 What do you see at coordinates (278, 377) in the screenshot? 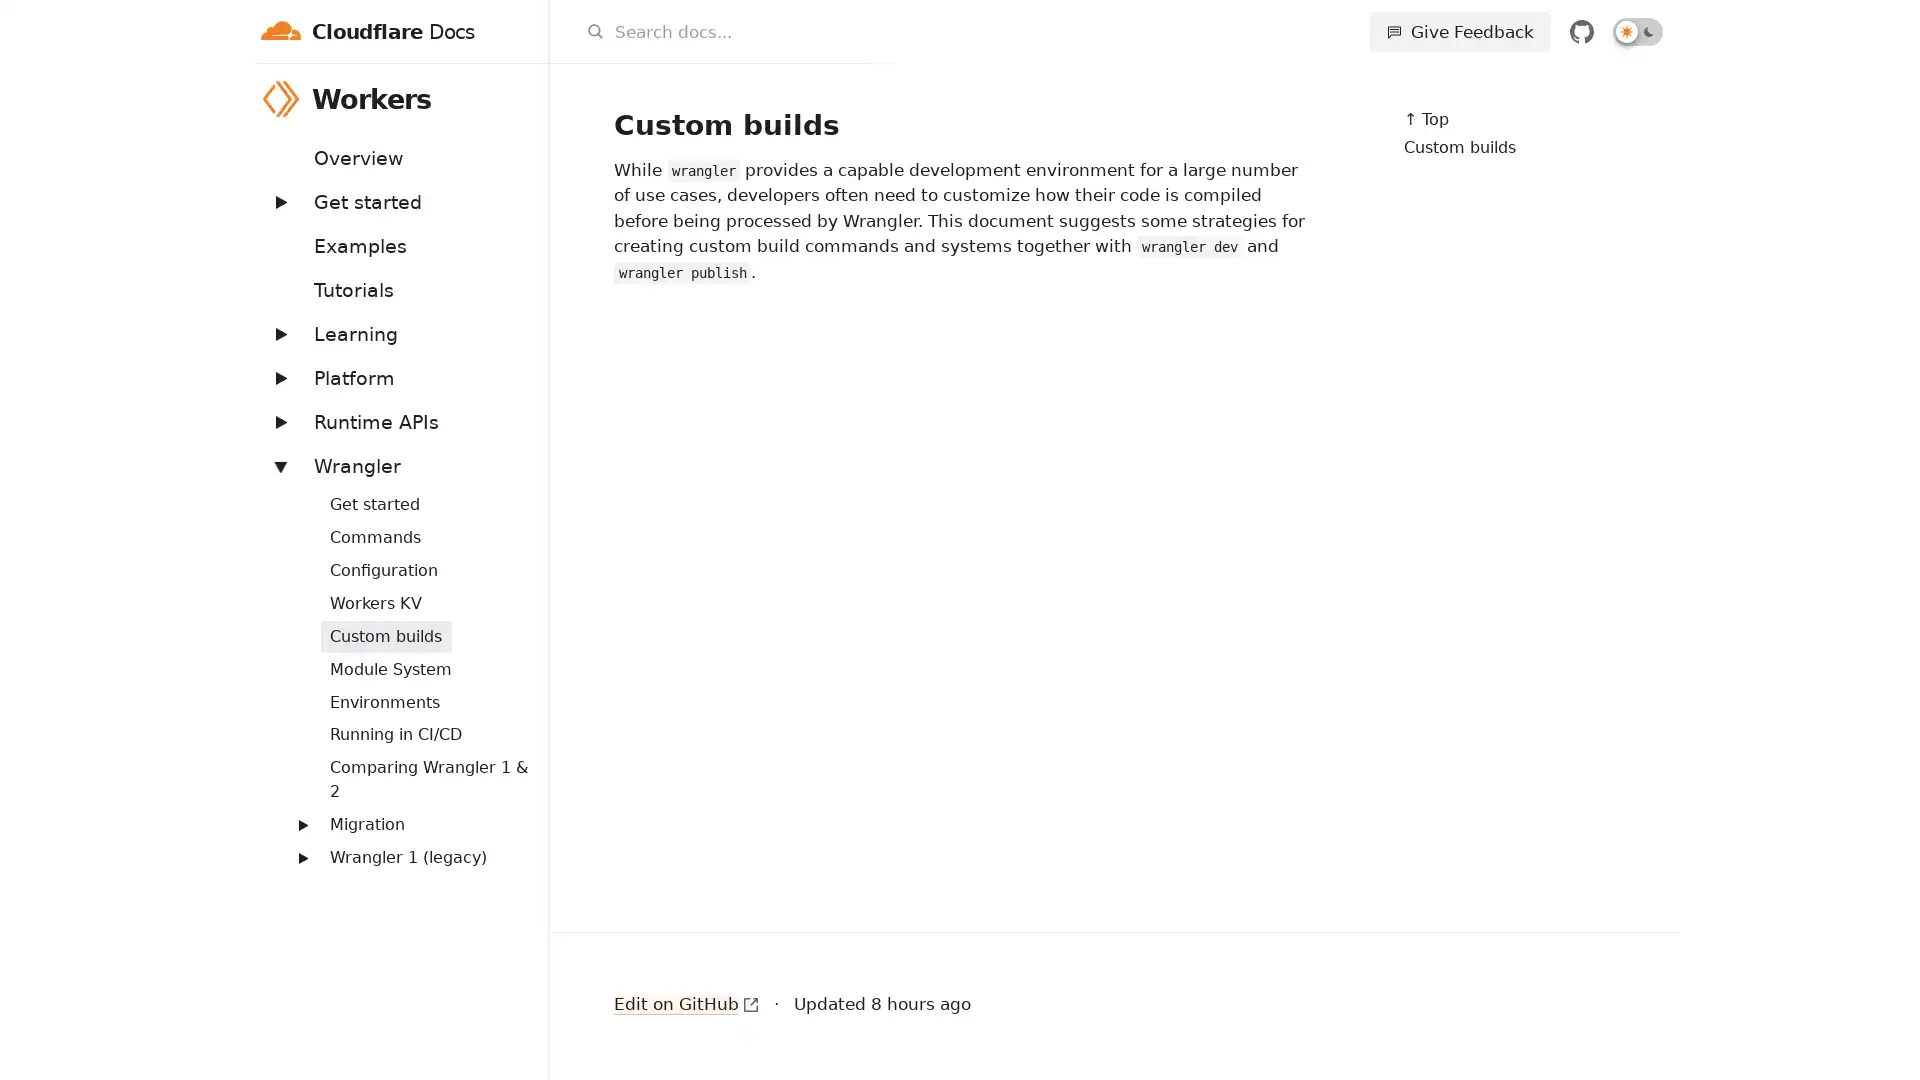
I see `Expand: Platform` at bounding box center [278, 377].